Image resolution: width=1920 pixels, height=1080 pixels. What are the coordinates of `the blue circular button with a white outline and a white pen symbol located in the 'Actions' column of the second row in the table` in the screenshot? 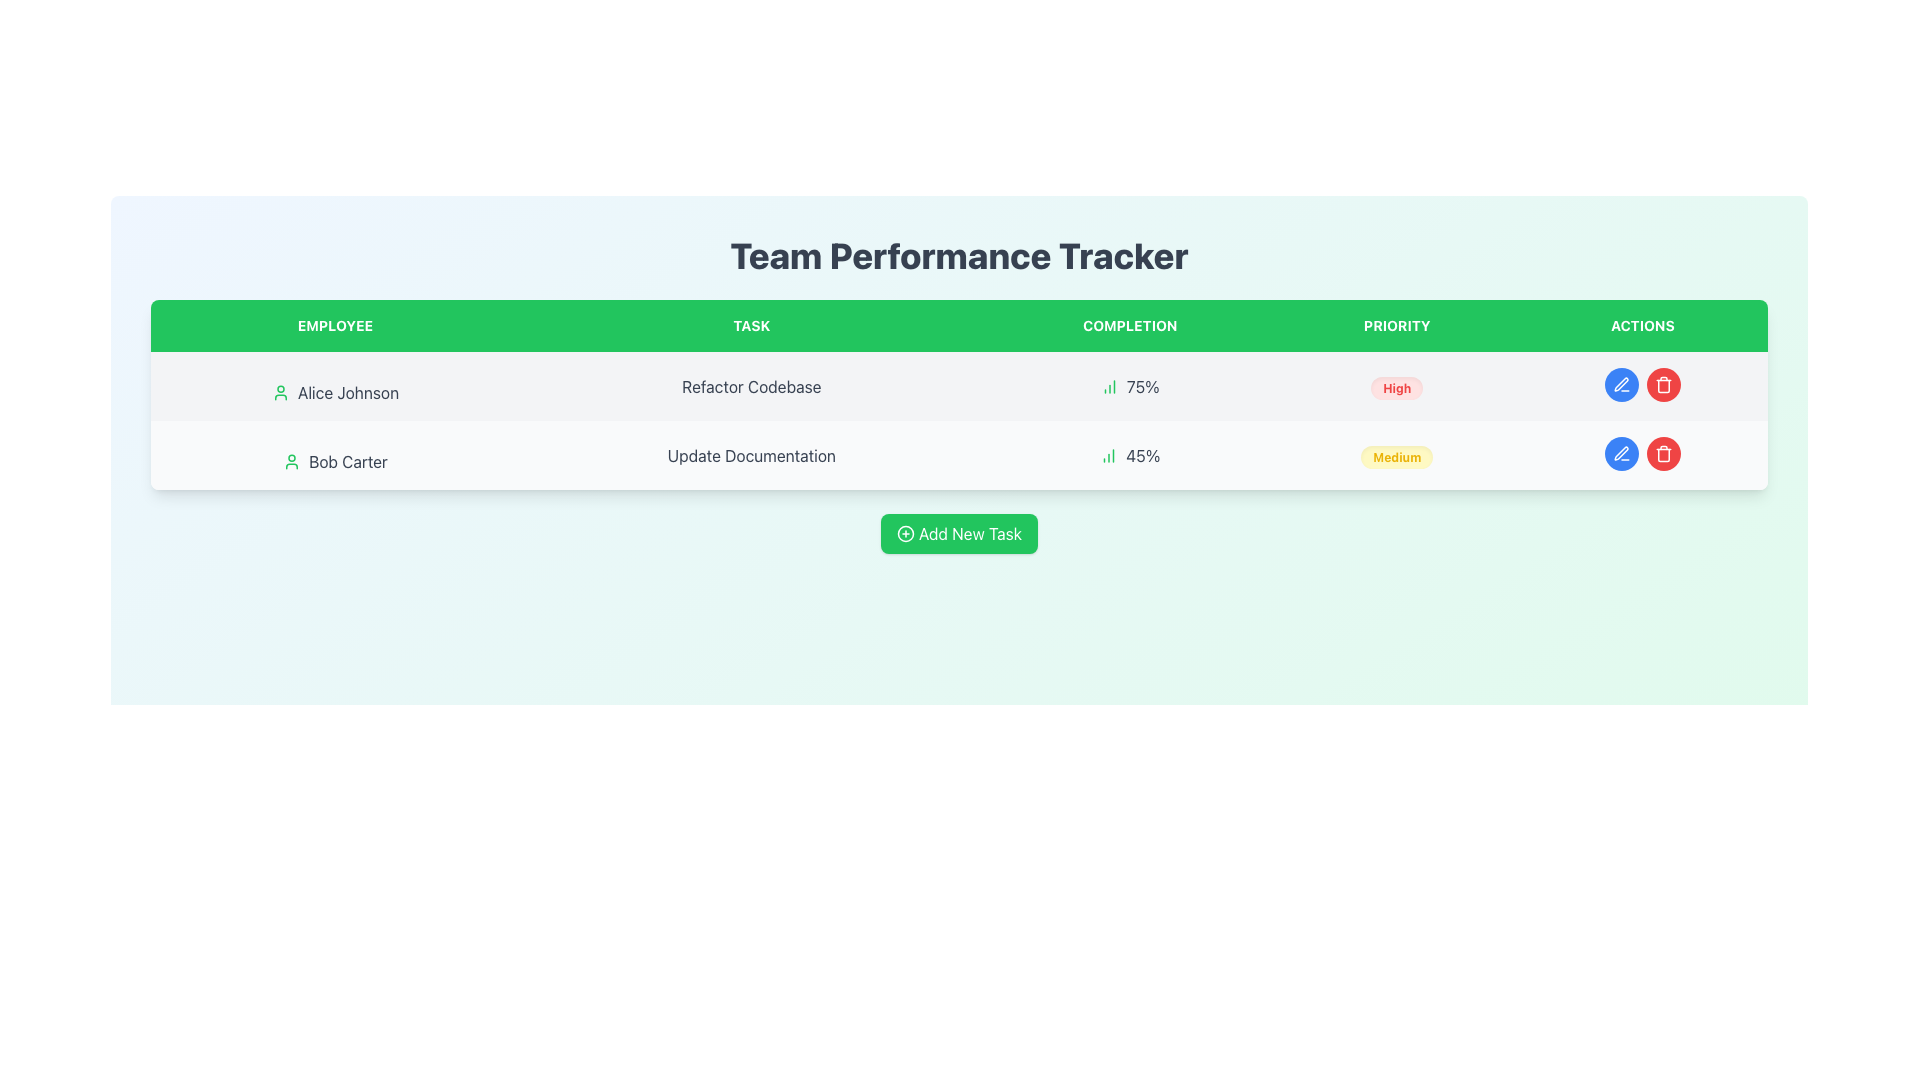 It's located at (1621, 385).